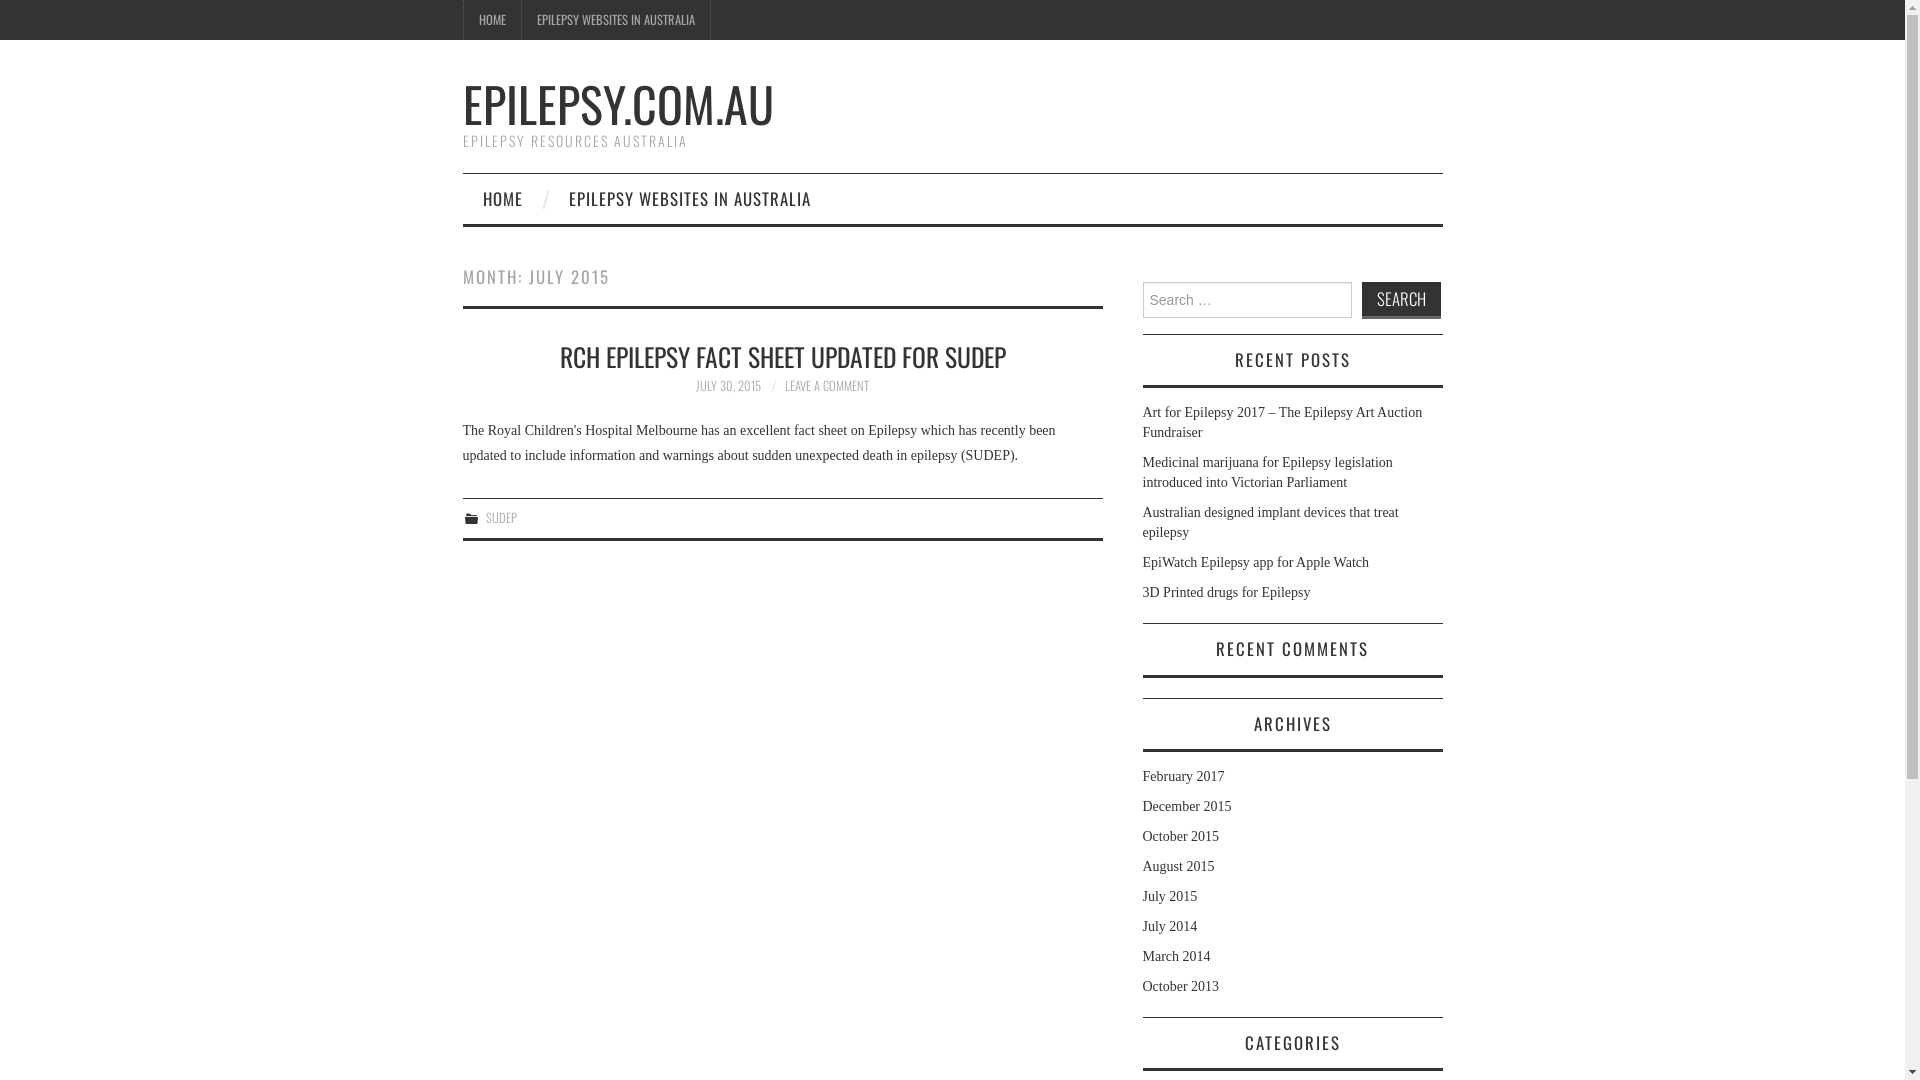 This screenshot has height=1080, width=1920. What do you see at coordinates (1180, 985) in the screenshot?
I see `'October 2013'` at bounding box center [1180, 985].